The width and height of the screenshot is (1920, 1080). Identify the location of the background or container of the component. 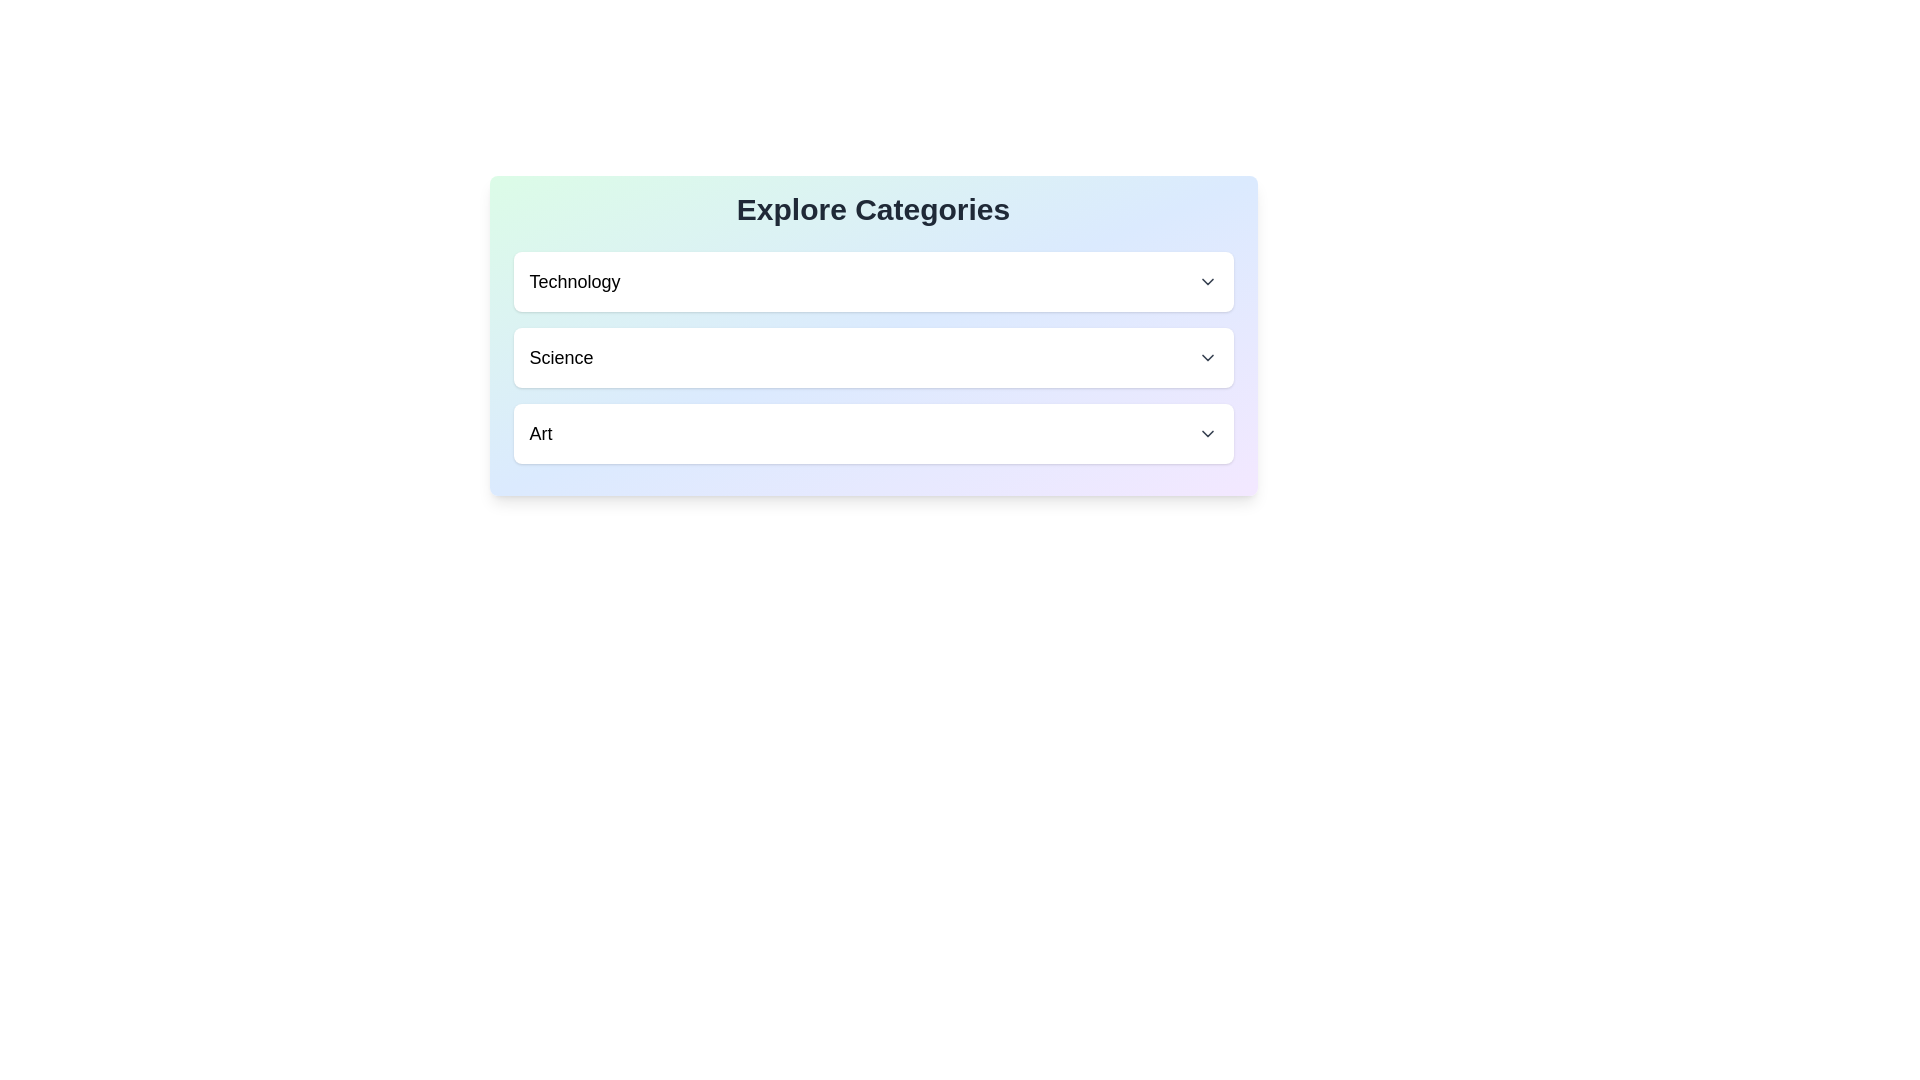
(873, 334).